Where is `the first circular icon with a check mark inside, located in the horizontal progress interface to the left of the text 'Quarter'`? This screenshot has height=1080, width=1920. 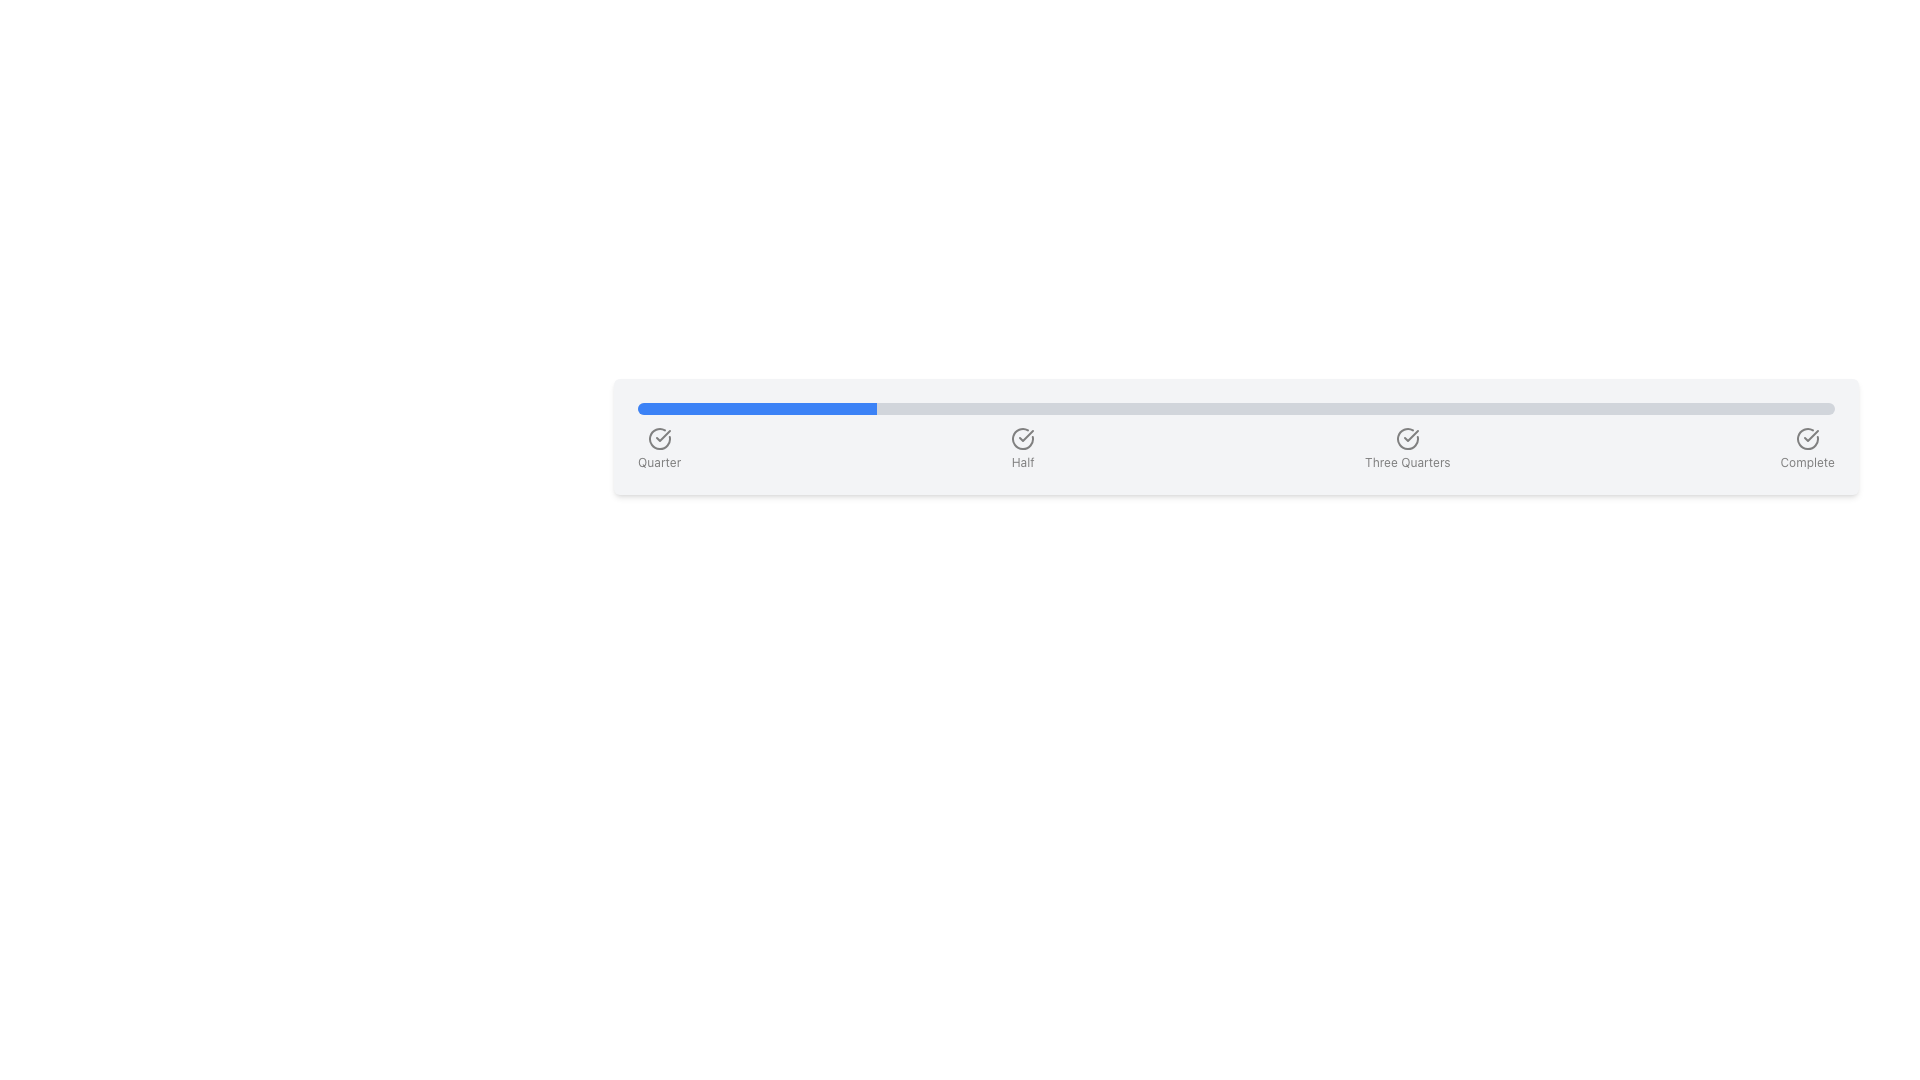
the first circular icon with a check mark inside, located in the horizontal progress interface to the left of the text 'Quarter' is located at coordinates (659, 438).